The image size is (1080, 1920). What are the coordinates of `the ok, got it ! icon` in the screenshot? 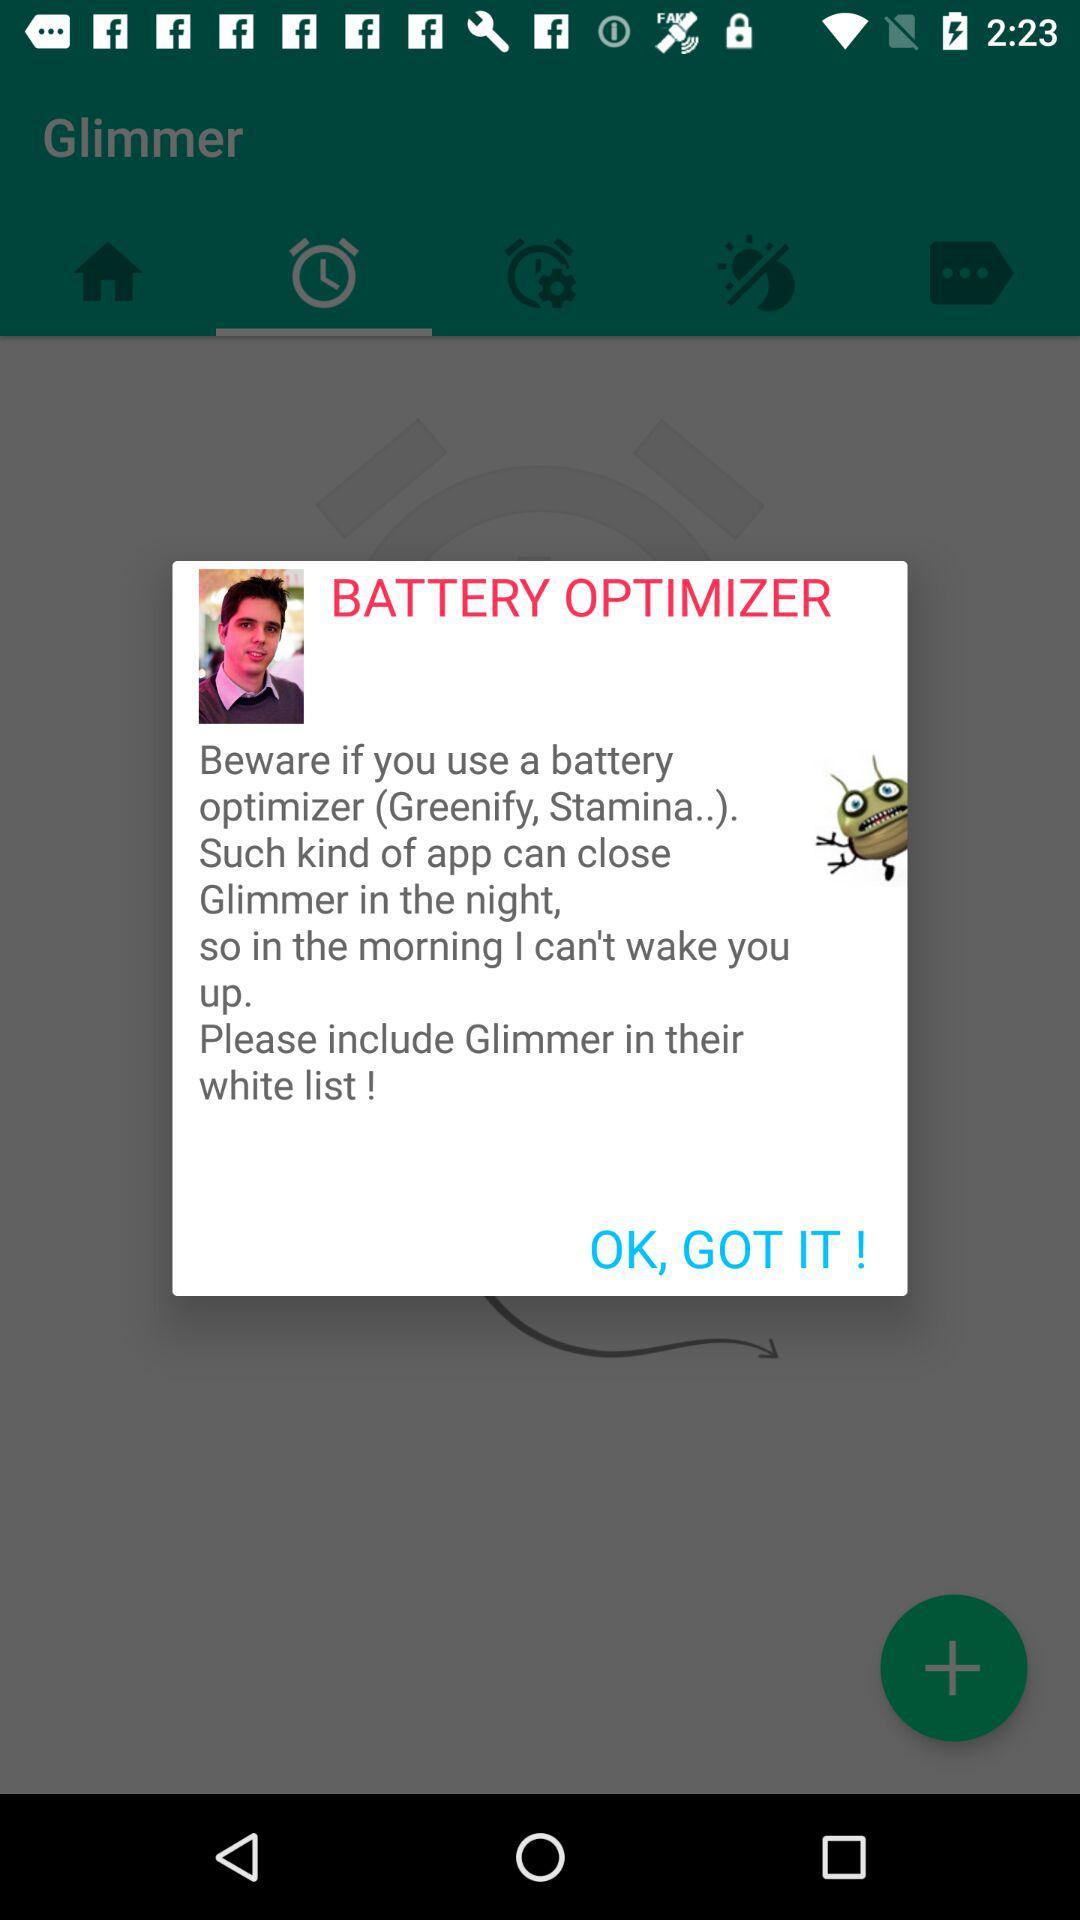 It's located at (728, 1246).